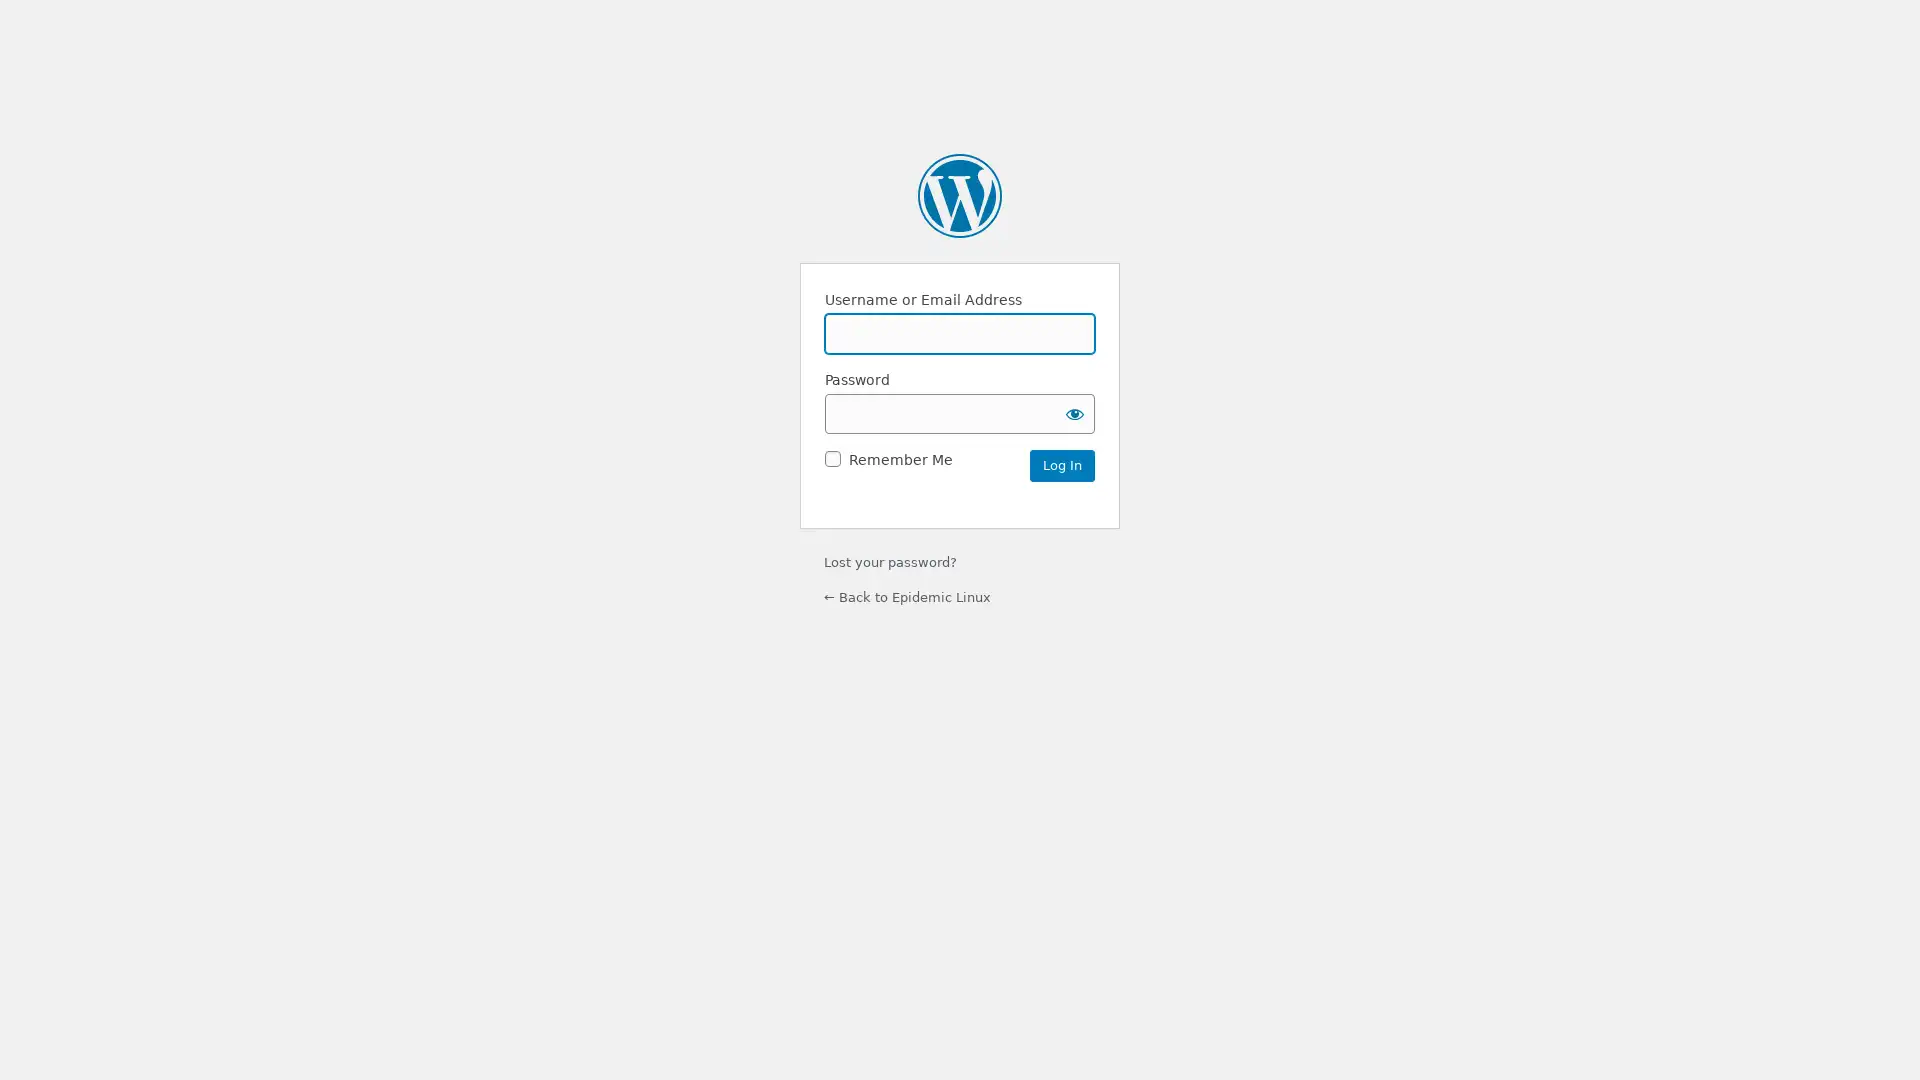  What do you see at coordinates (1061, 465) in the screenshot?
I see `Log In` at bounding box center [1061, 465].